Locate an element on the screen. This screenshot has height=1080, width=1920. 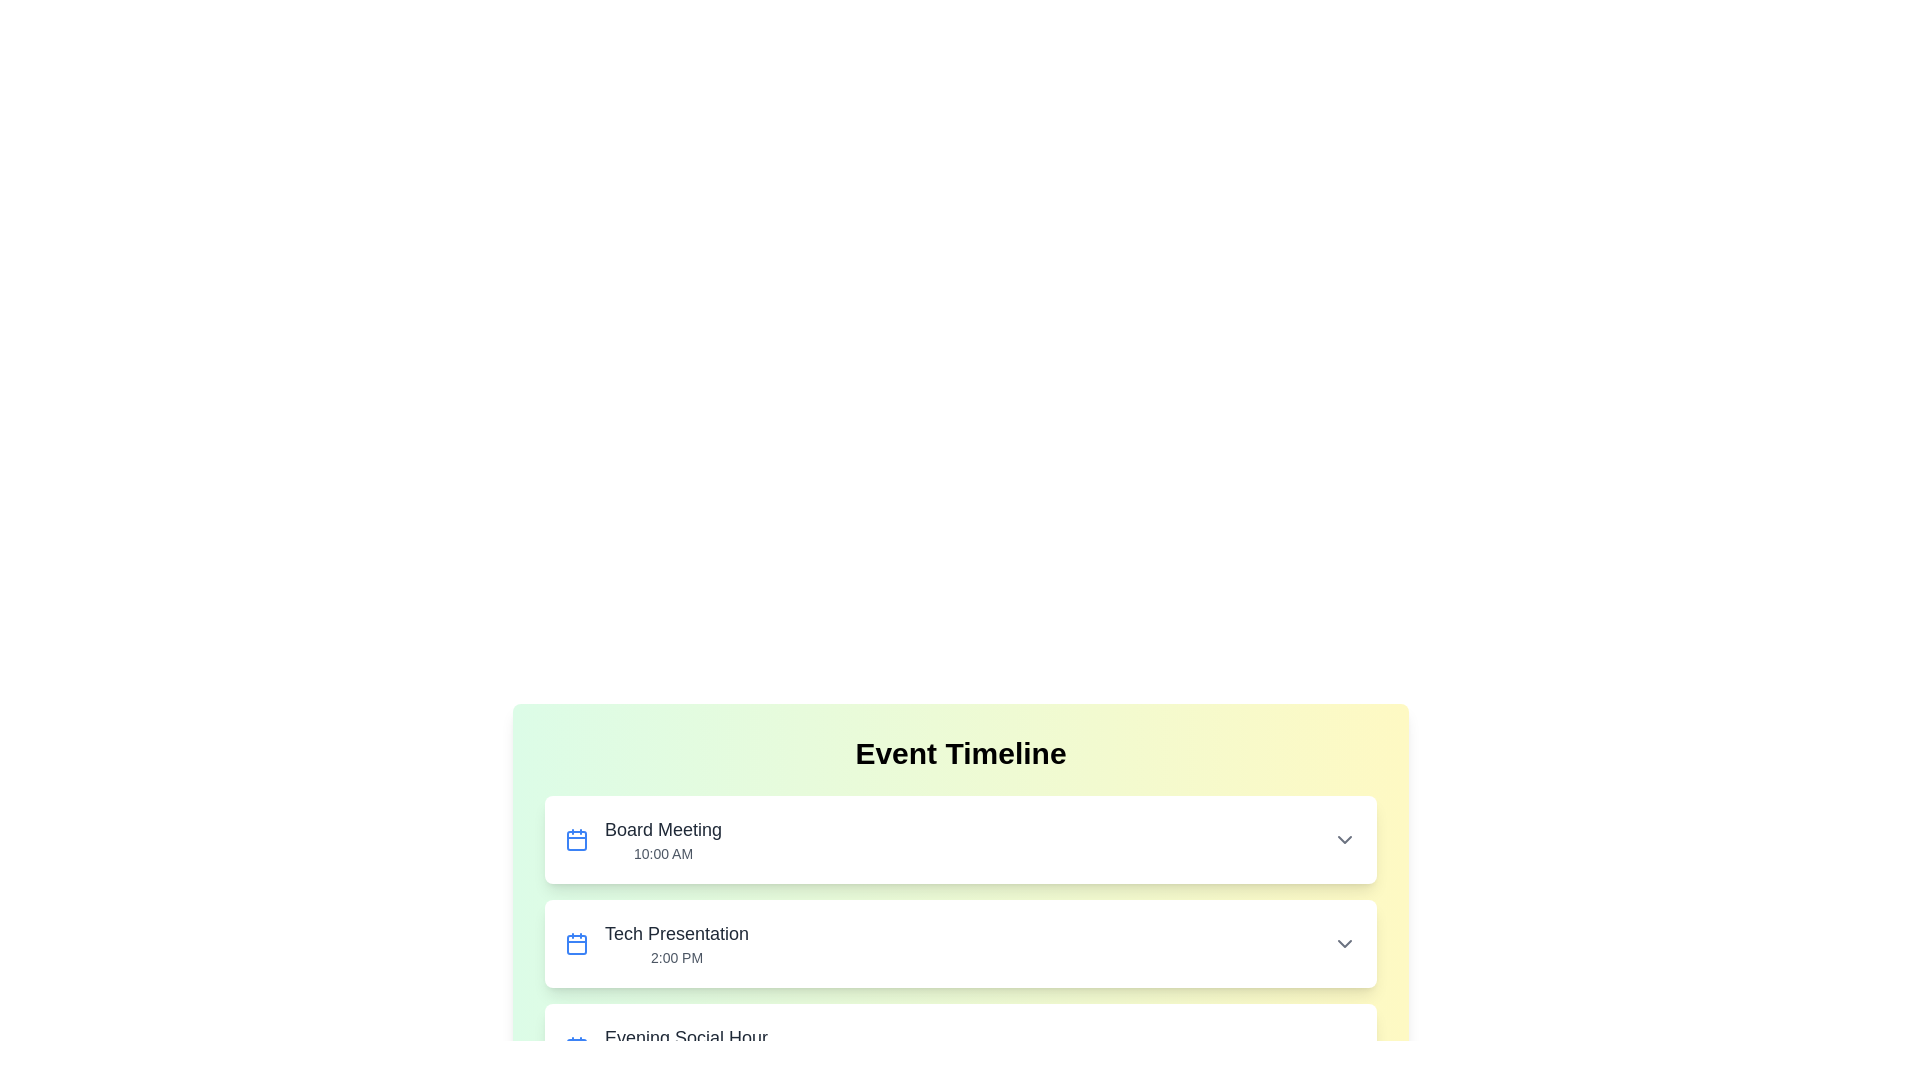
the Text label that serves as the title for the second event card in the timeline list is located at coordinates (676, 933).